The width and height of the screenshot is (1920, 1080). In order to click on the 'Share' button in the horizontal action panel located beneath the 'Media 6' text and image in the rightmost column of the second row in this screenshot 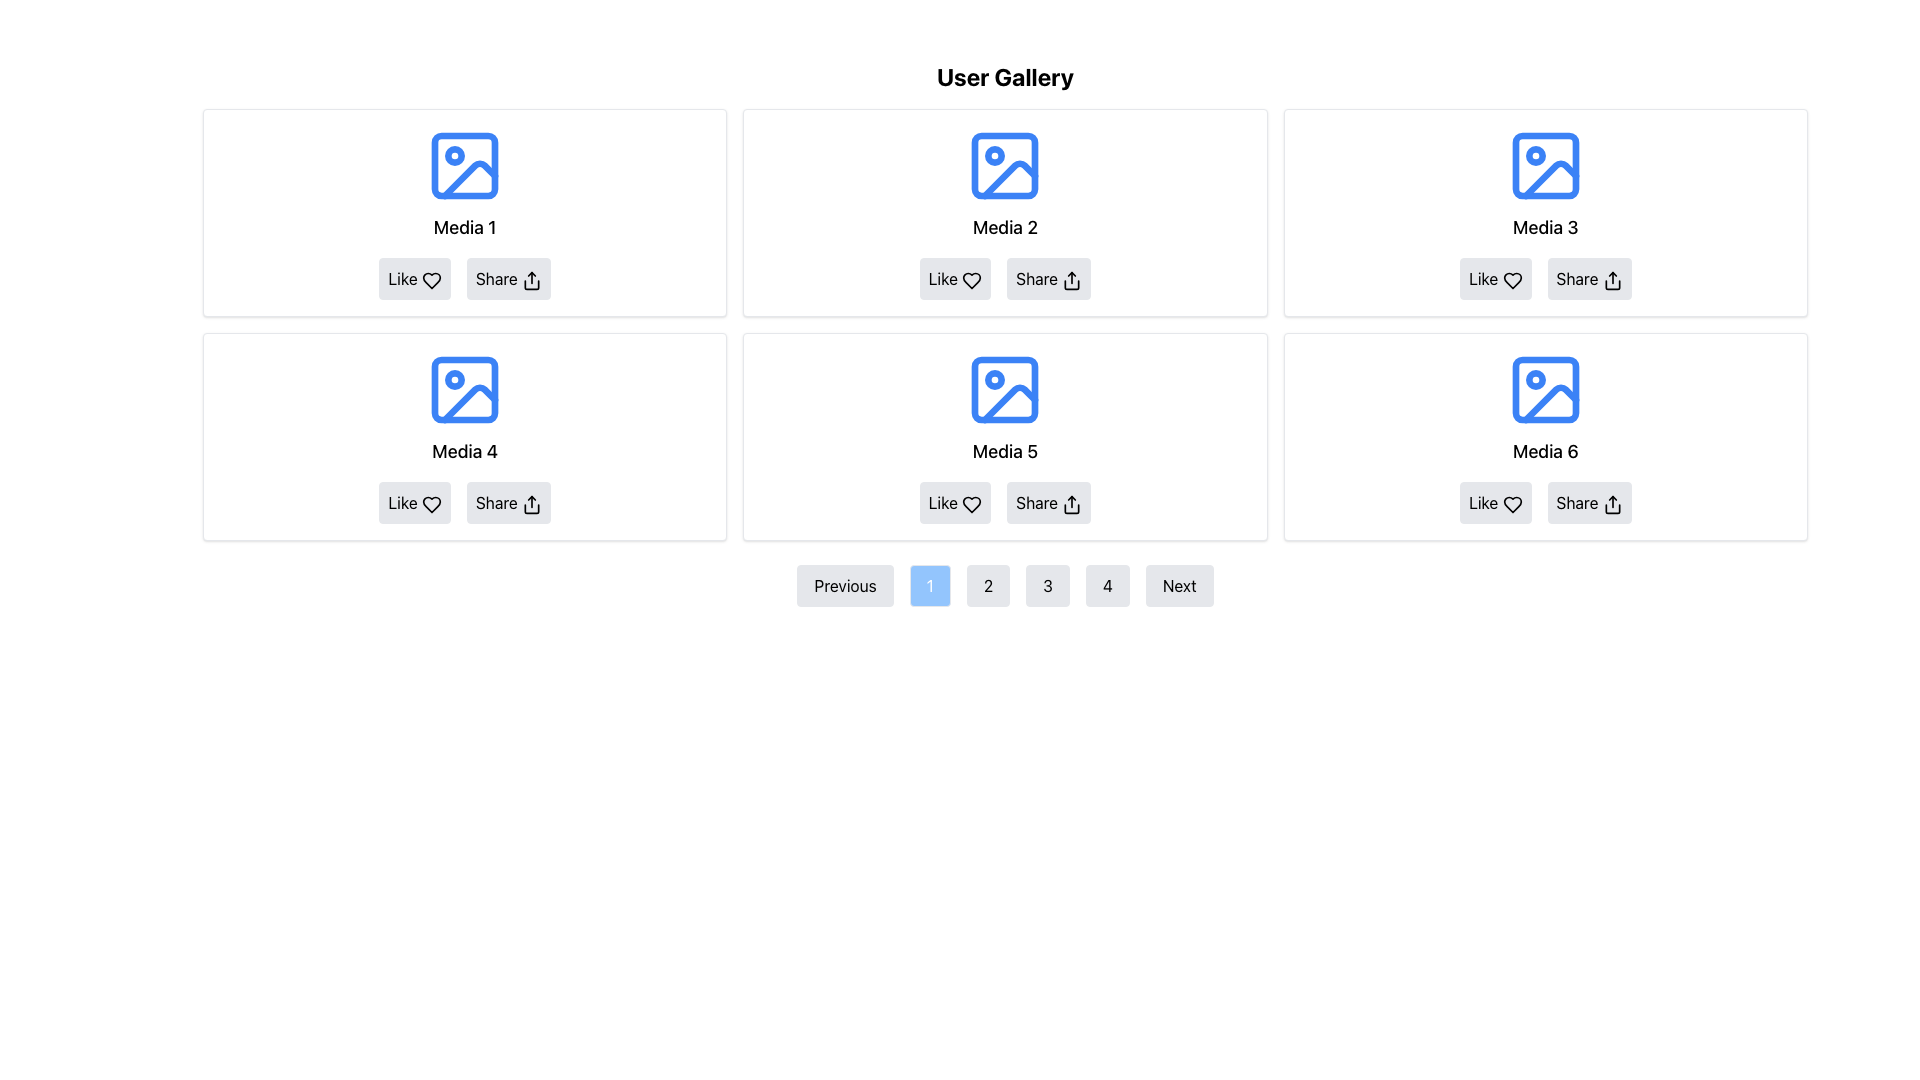, I will do `click(1544, 501)`.